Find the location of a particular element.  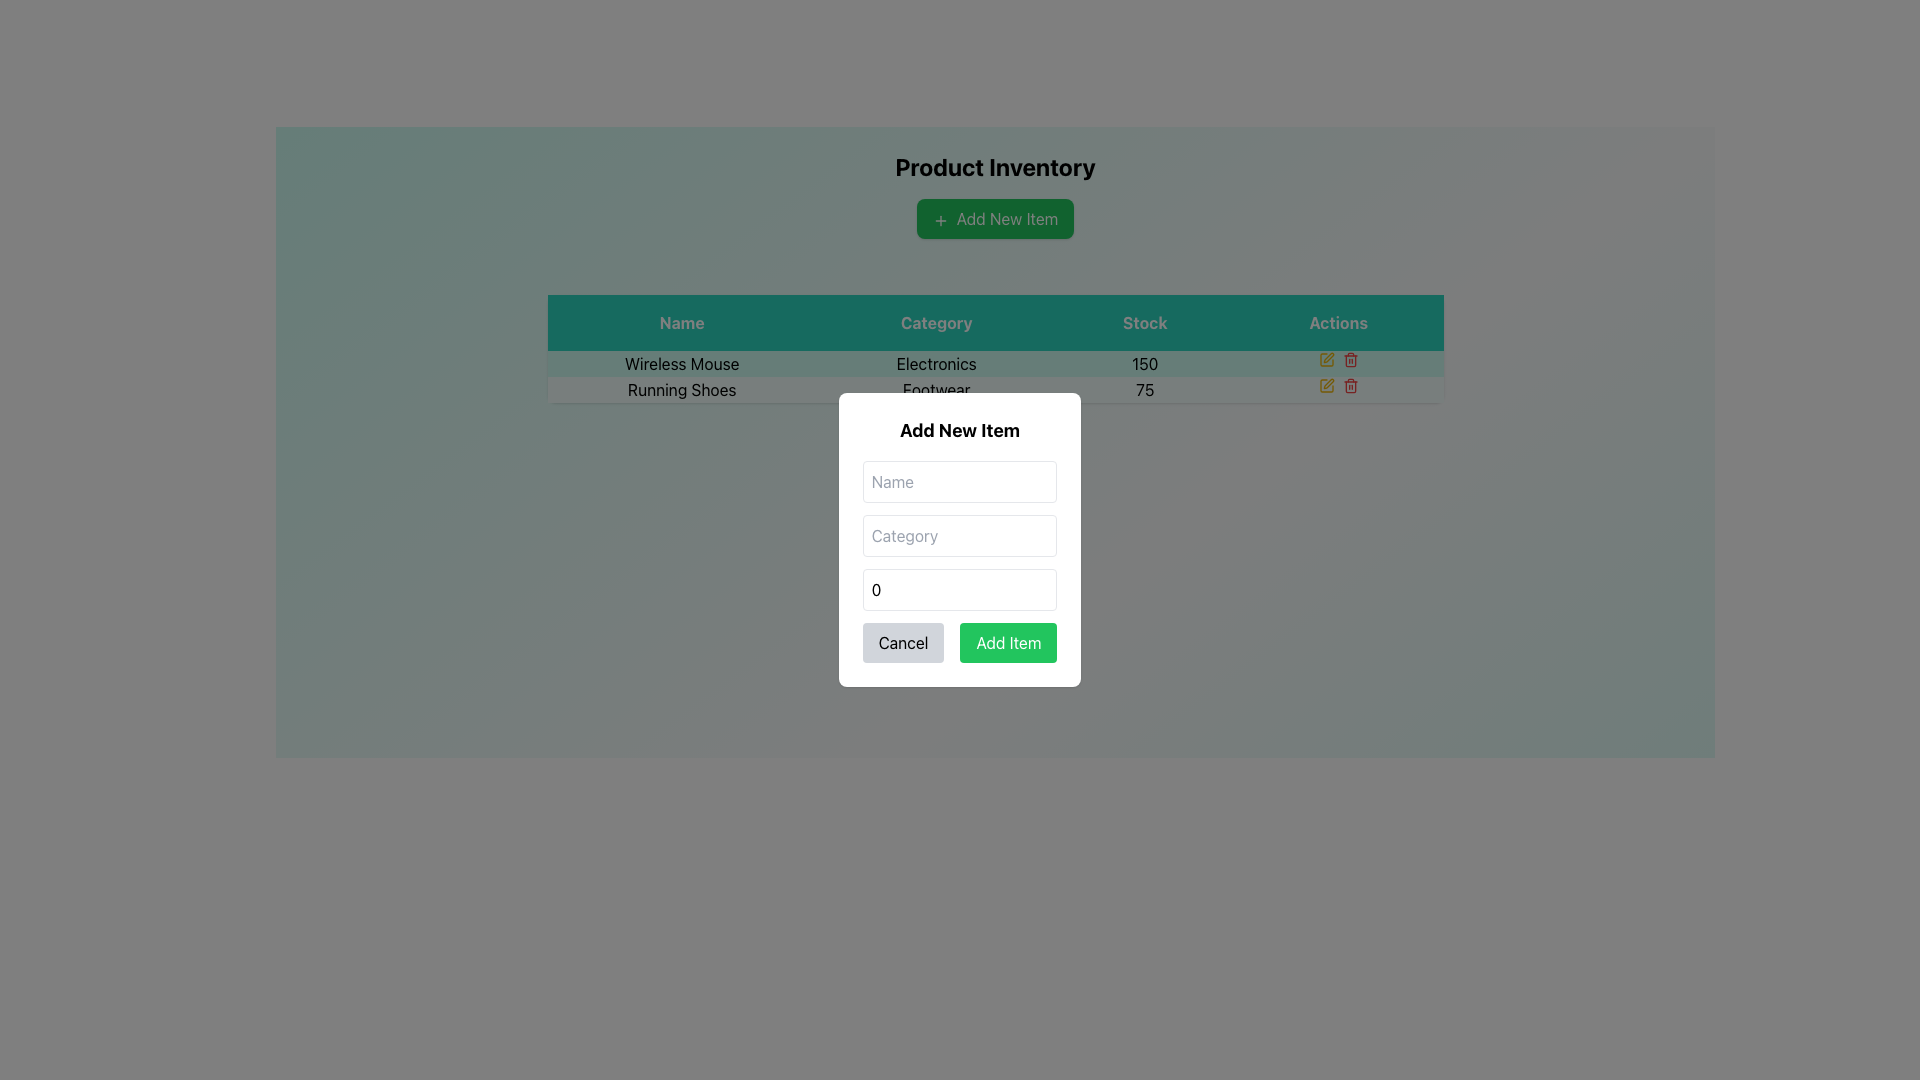

the 'Cancel' button, which is a rectangular button with rounded corners, styled with a light gray background and black centered text, located at the bottom left corner of the modal dialog box is located at coordinates (902, 643).